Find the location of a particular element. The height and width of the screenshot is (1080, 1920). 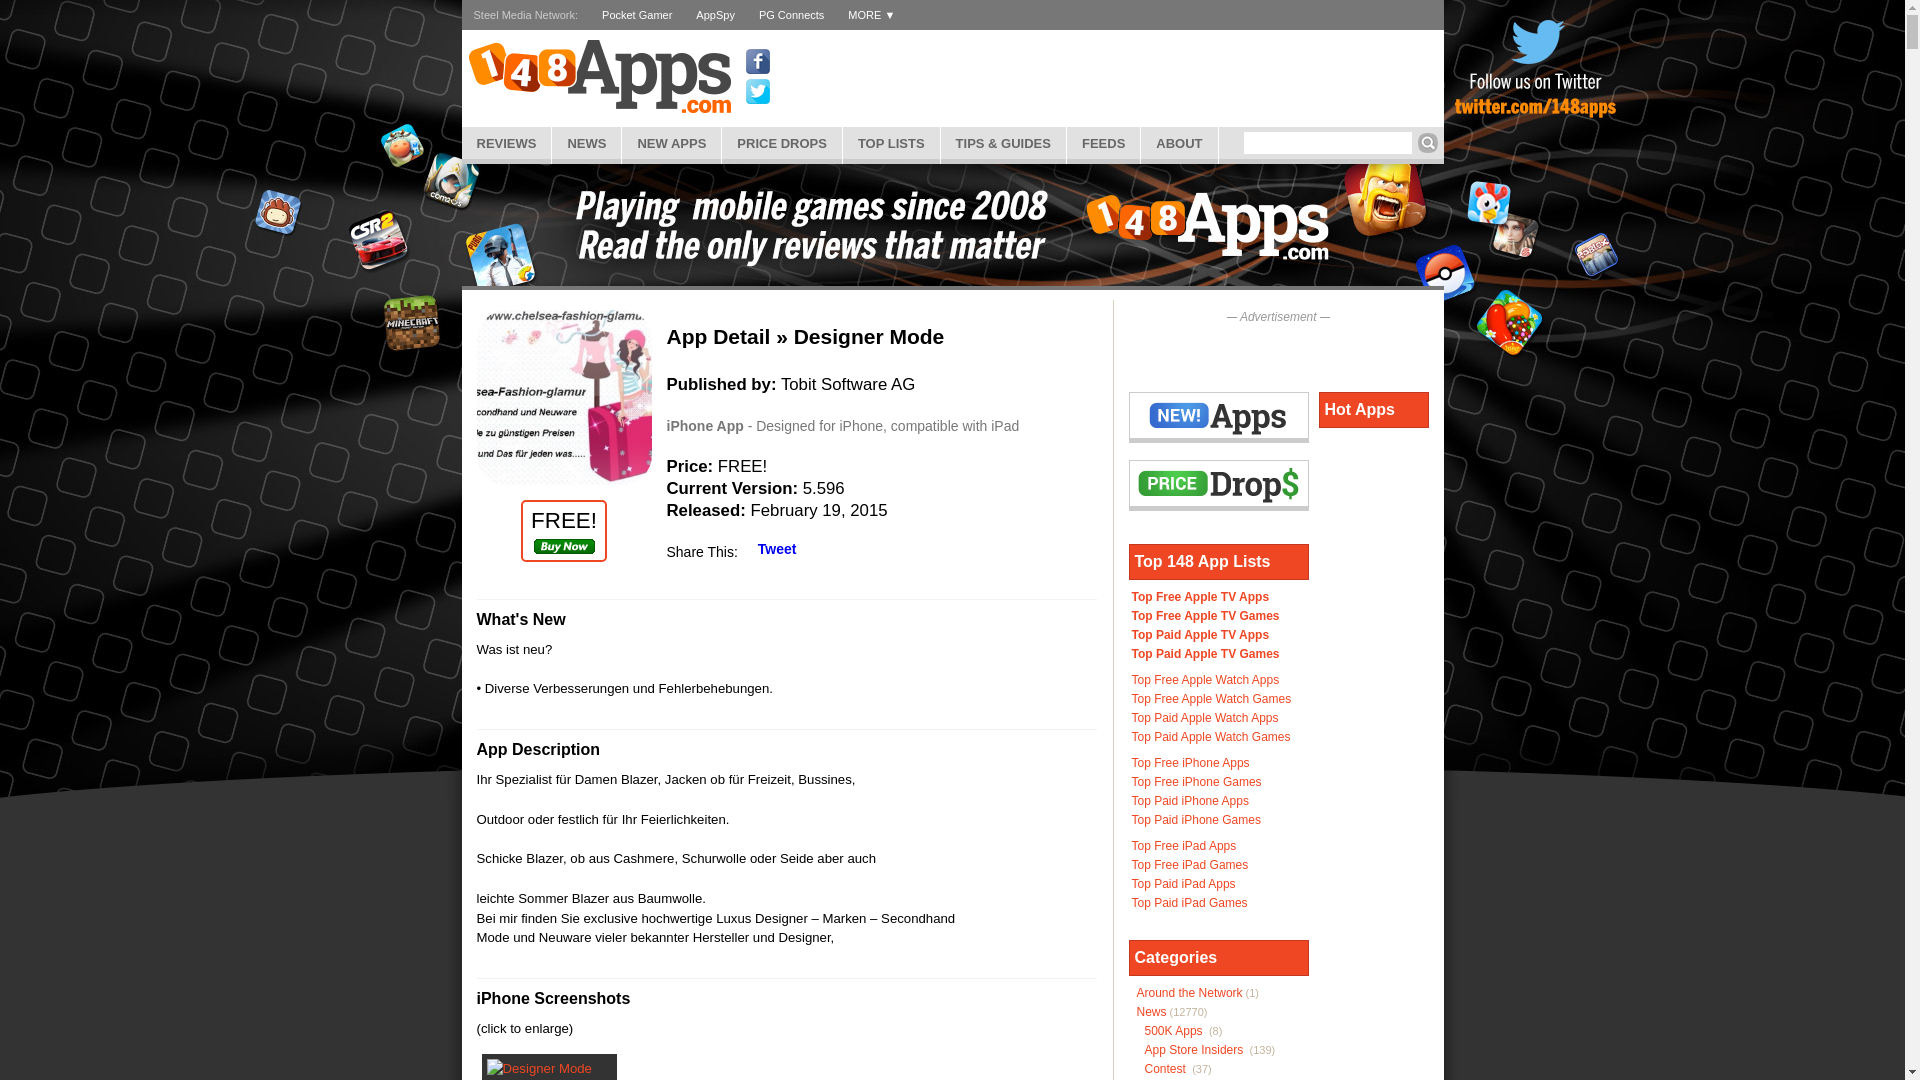

'Top Free iPad Games' is located at coordinates (1190, 863).